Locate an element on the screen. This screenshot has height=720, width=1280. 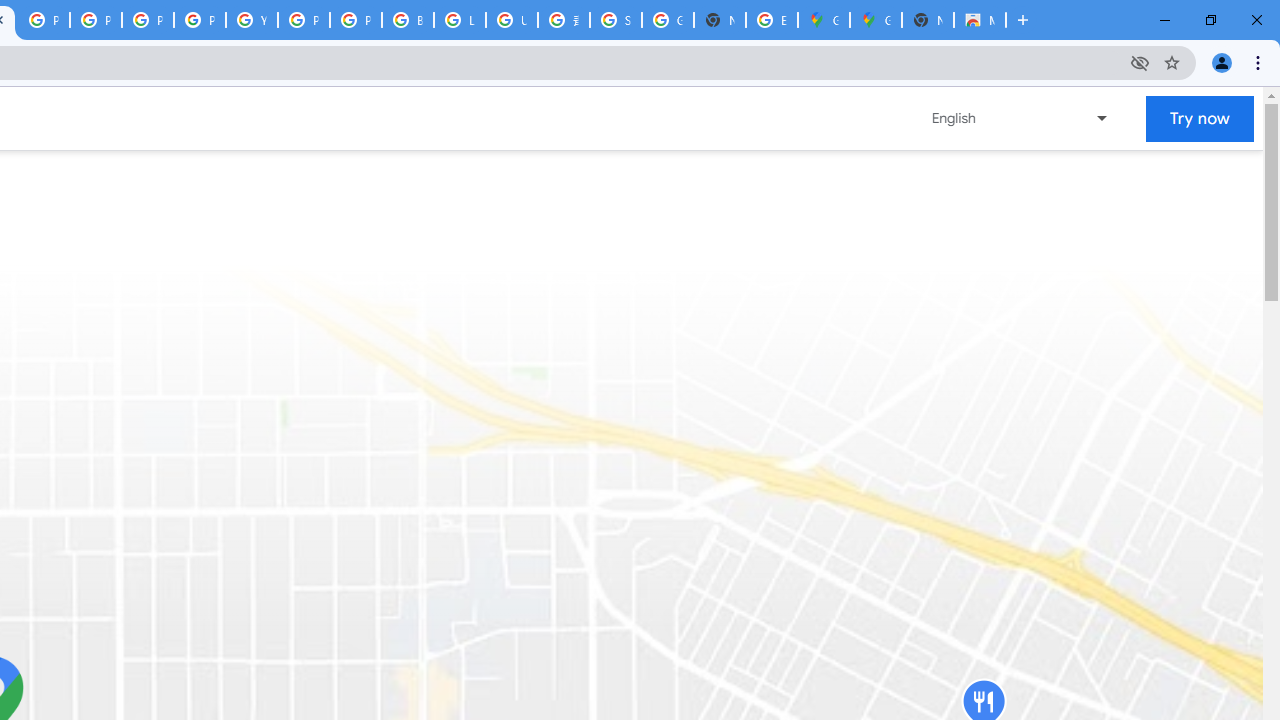
'Browse Chrome as a guest - Computer - Google Chrome Help' is located at coordinates (406, 20).